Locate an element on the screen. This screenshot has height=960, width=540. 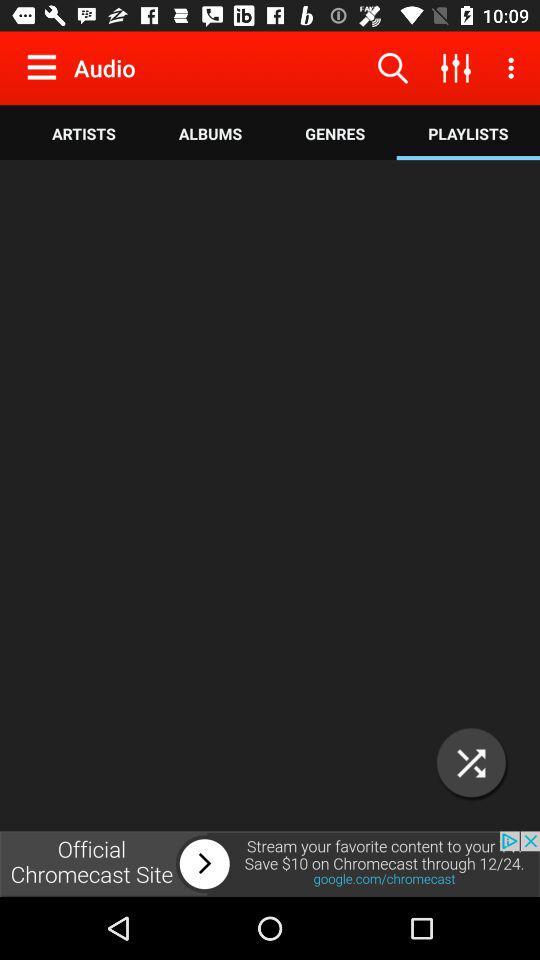
forward is located at coordinates (270, 863).